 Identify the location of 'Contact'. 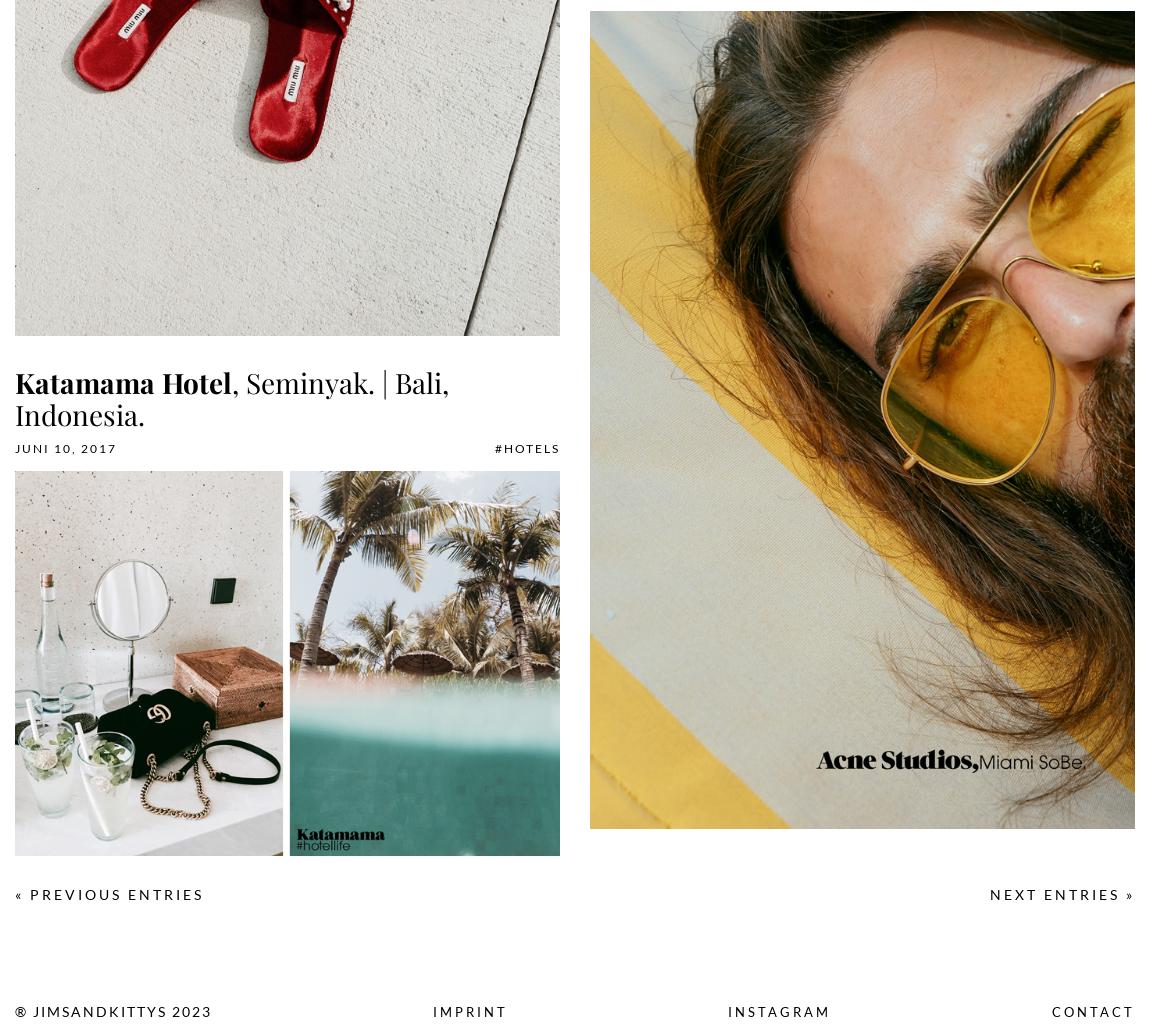
(1093, 1011).